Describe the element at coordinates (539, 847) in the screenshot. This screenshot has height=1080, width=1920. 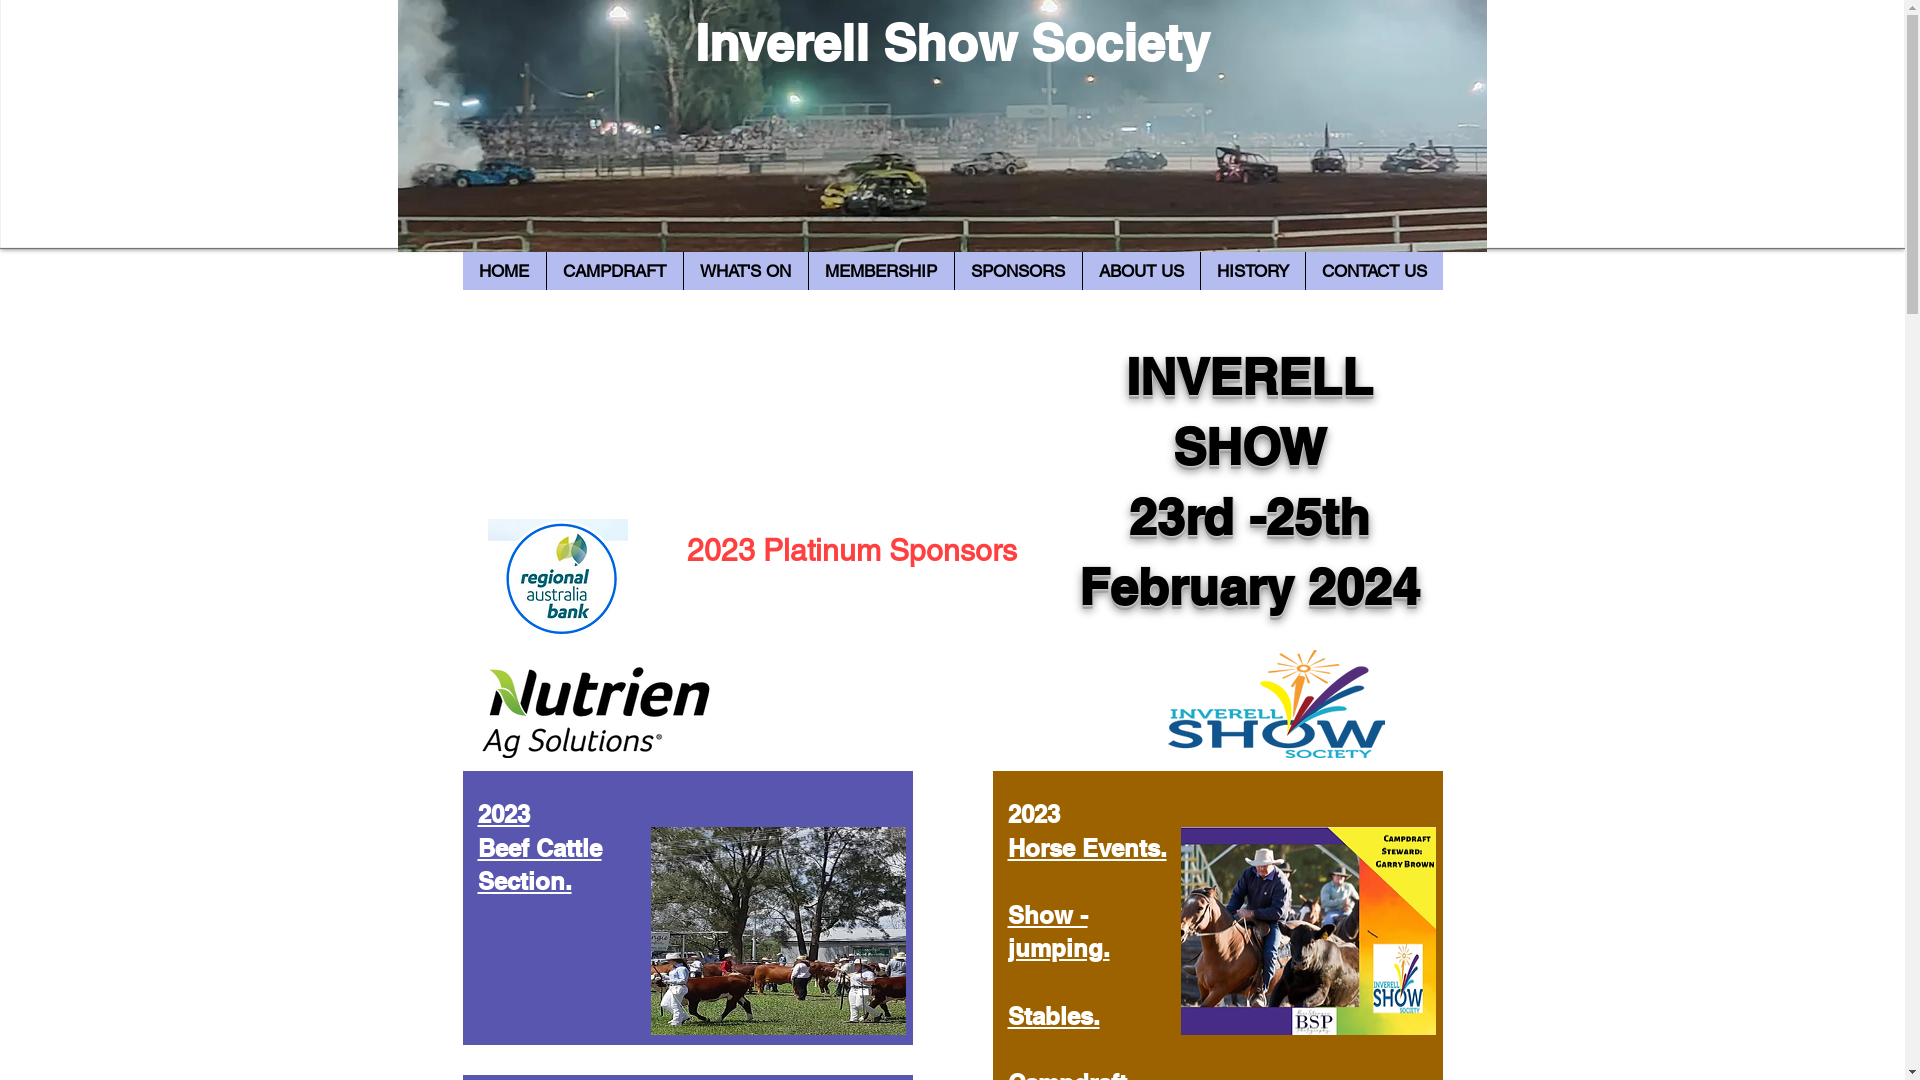
I see `'2023` at that location.